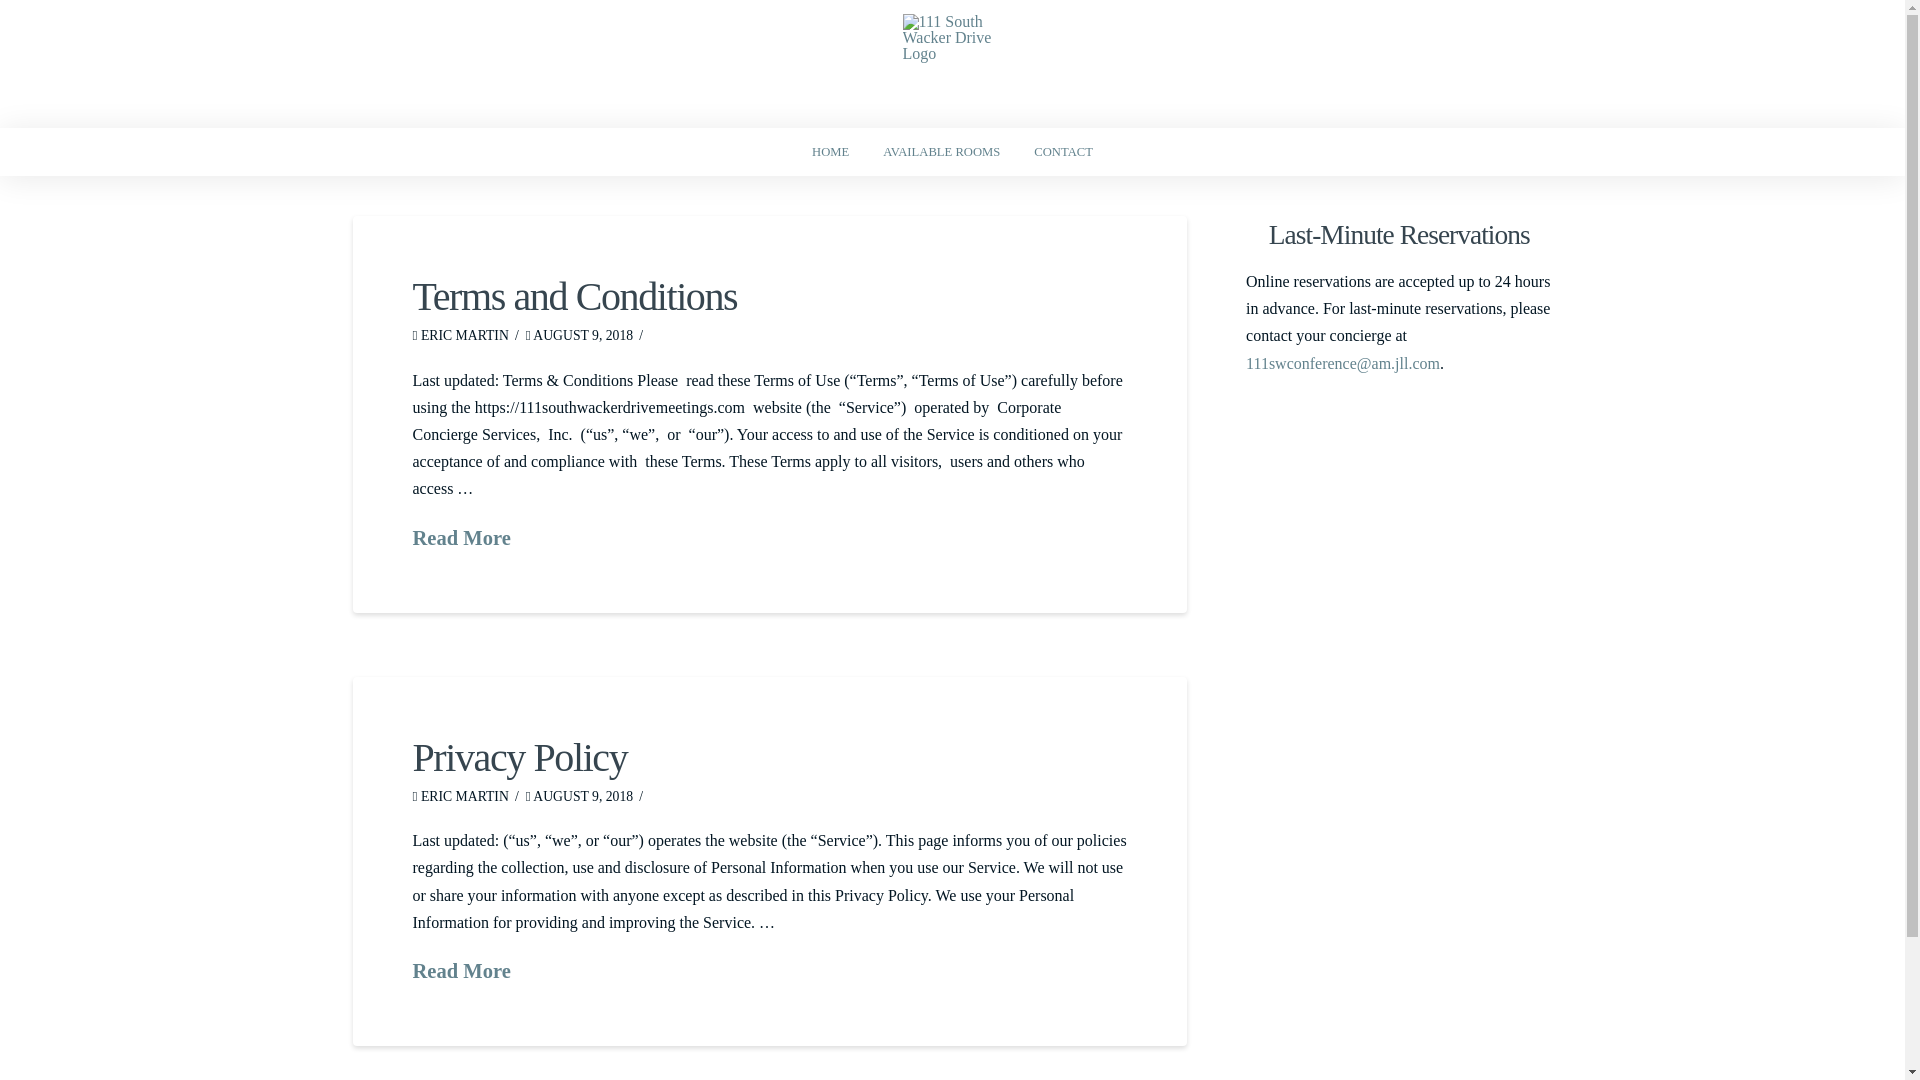  Describe the element at coordinates (830, 151) in the screenshot. I see `'HOME'` at that location.